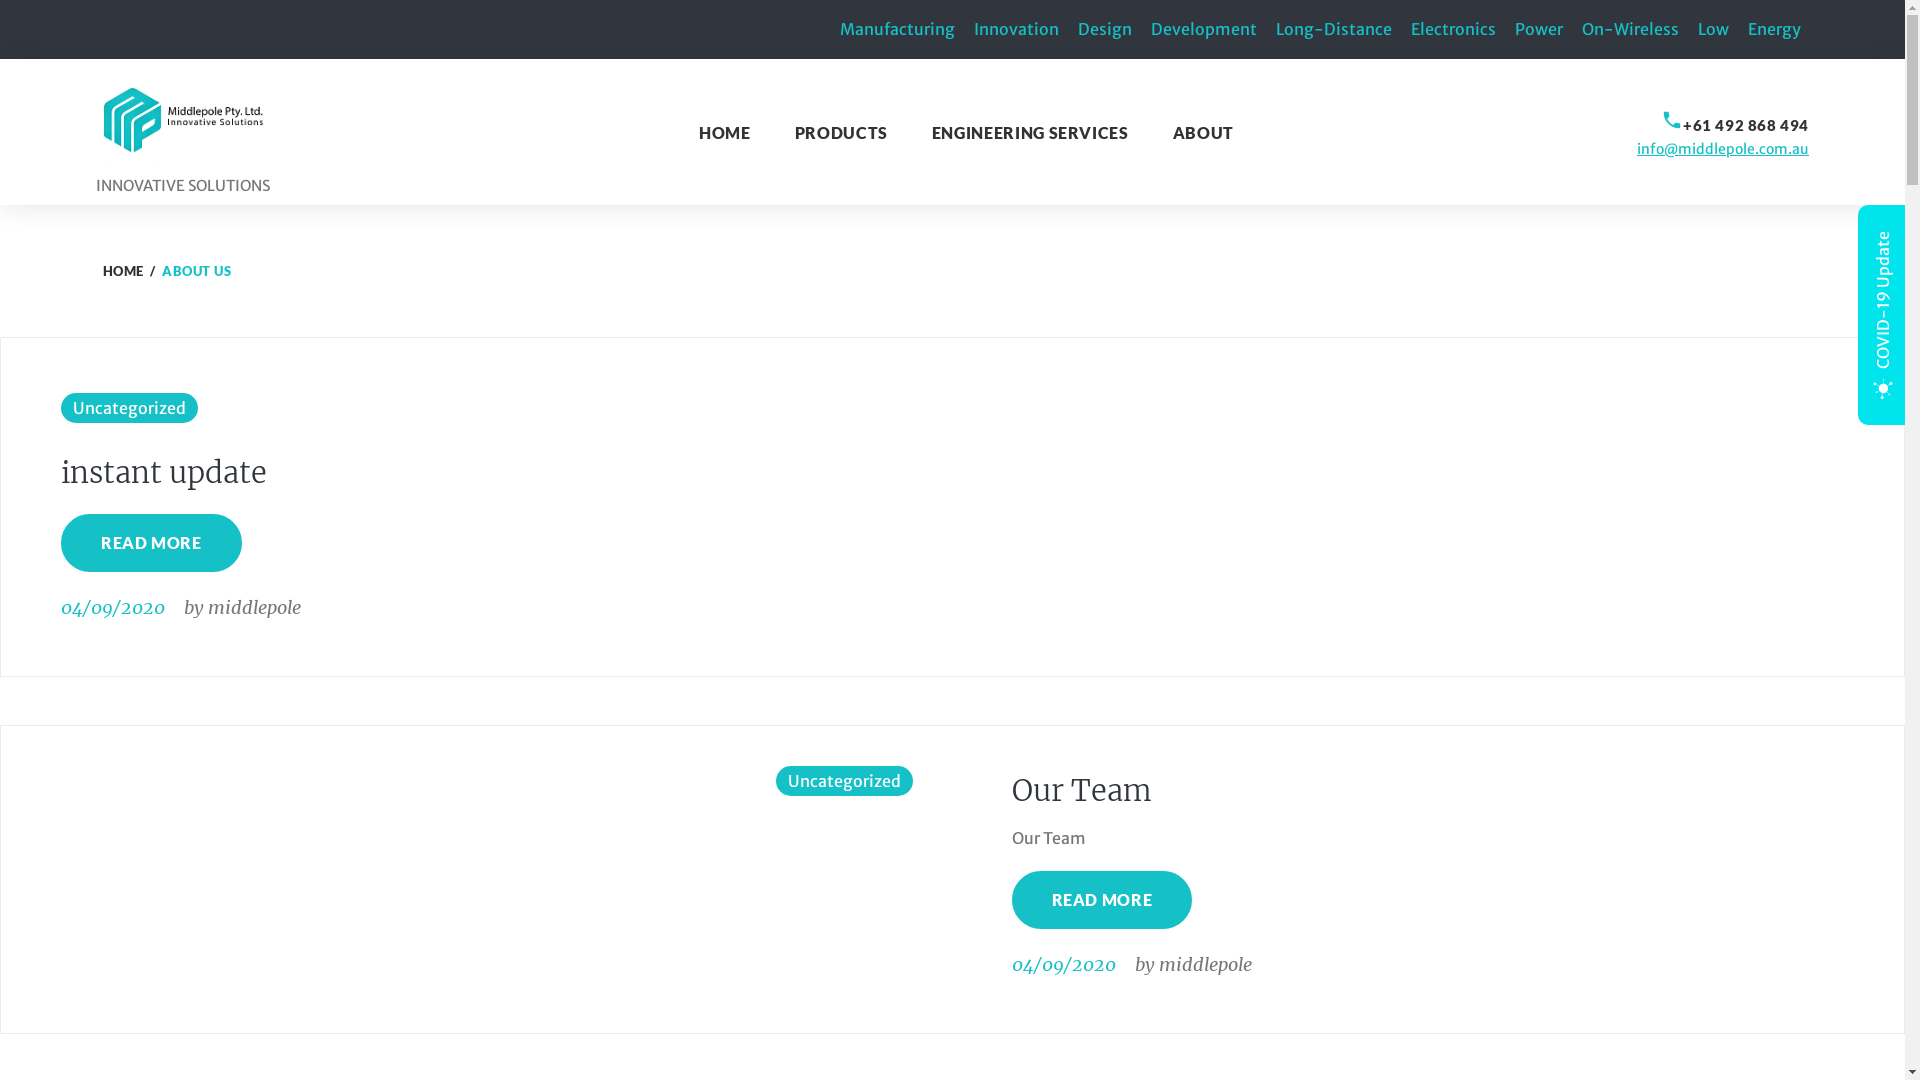 The width and height of the screenshot is (1920, 1080). I want to click on 'Manufacturing', so click(896, 29).